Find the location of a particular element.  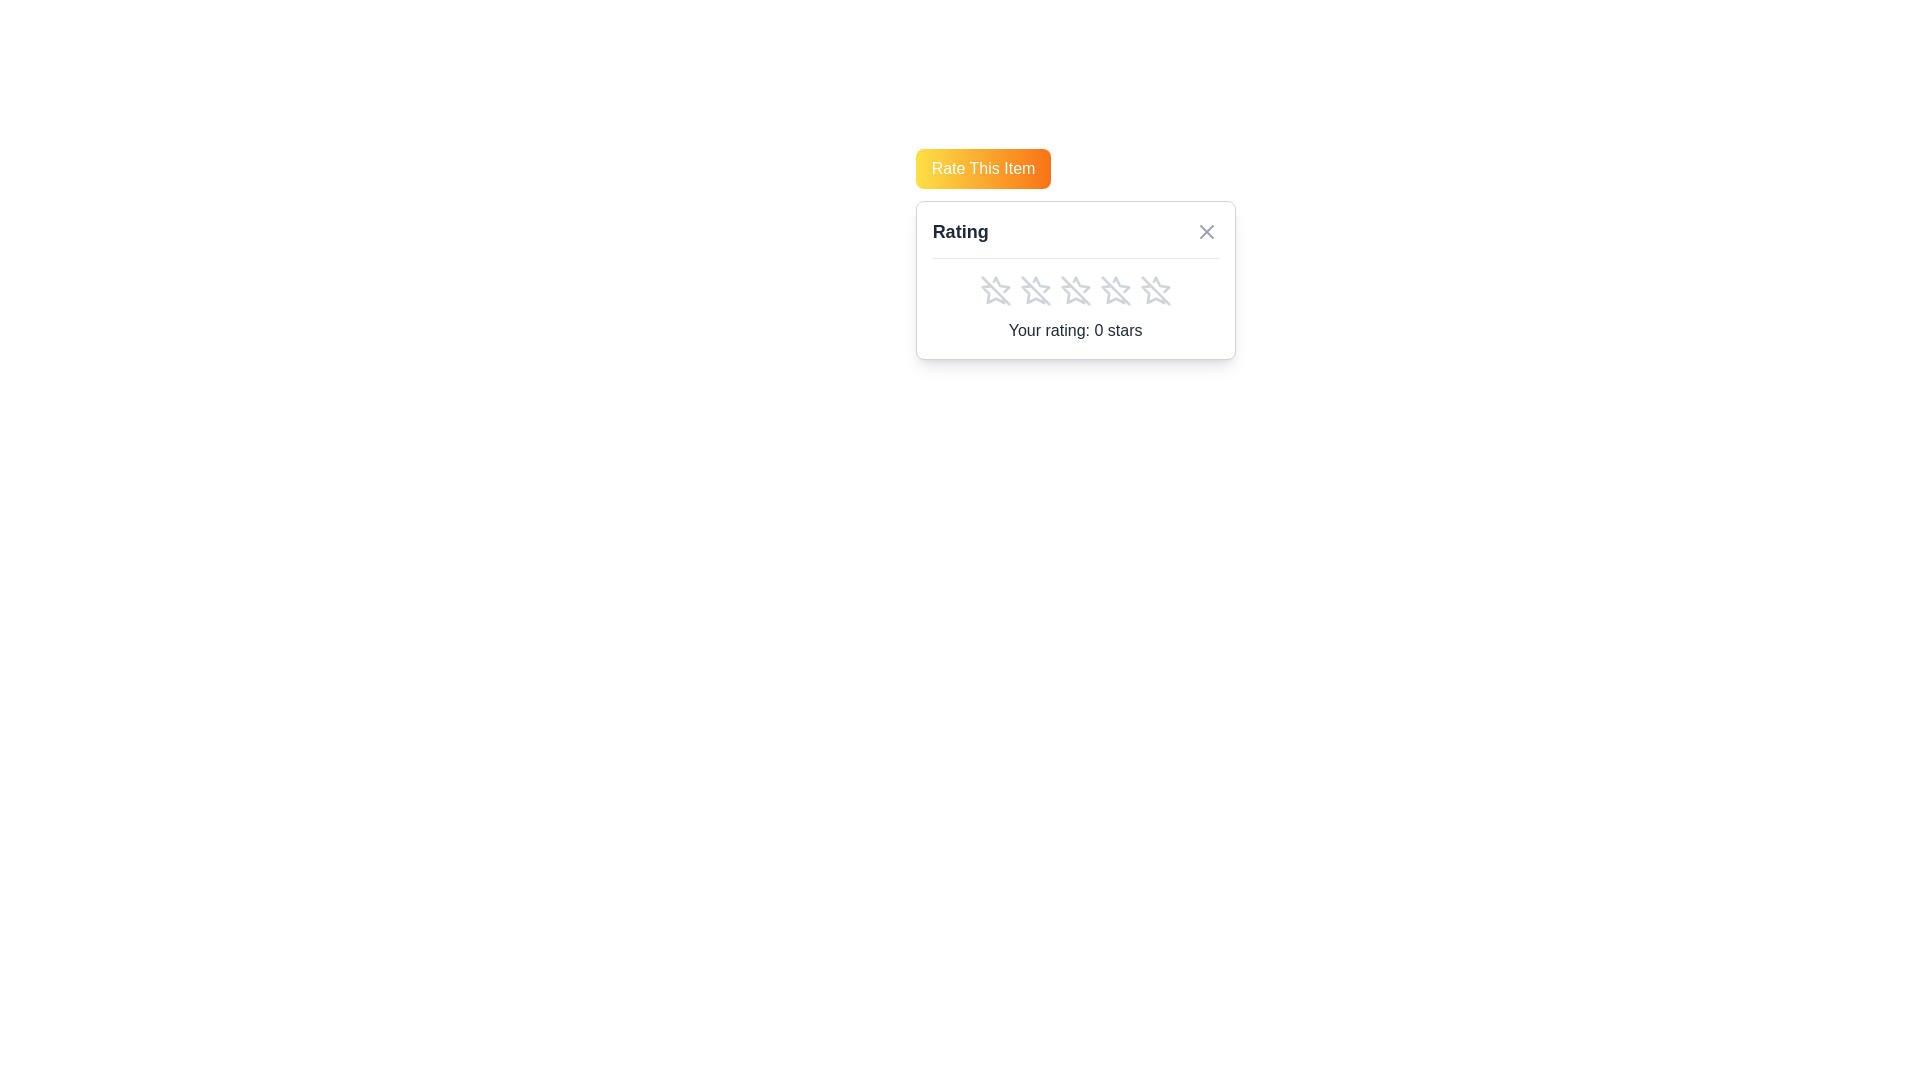

the second gray star icon with a crossed-out appearance is located at coordinates (1035, 290).